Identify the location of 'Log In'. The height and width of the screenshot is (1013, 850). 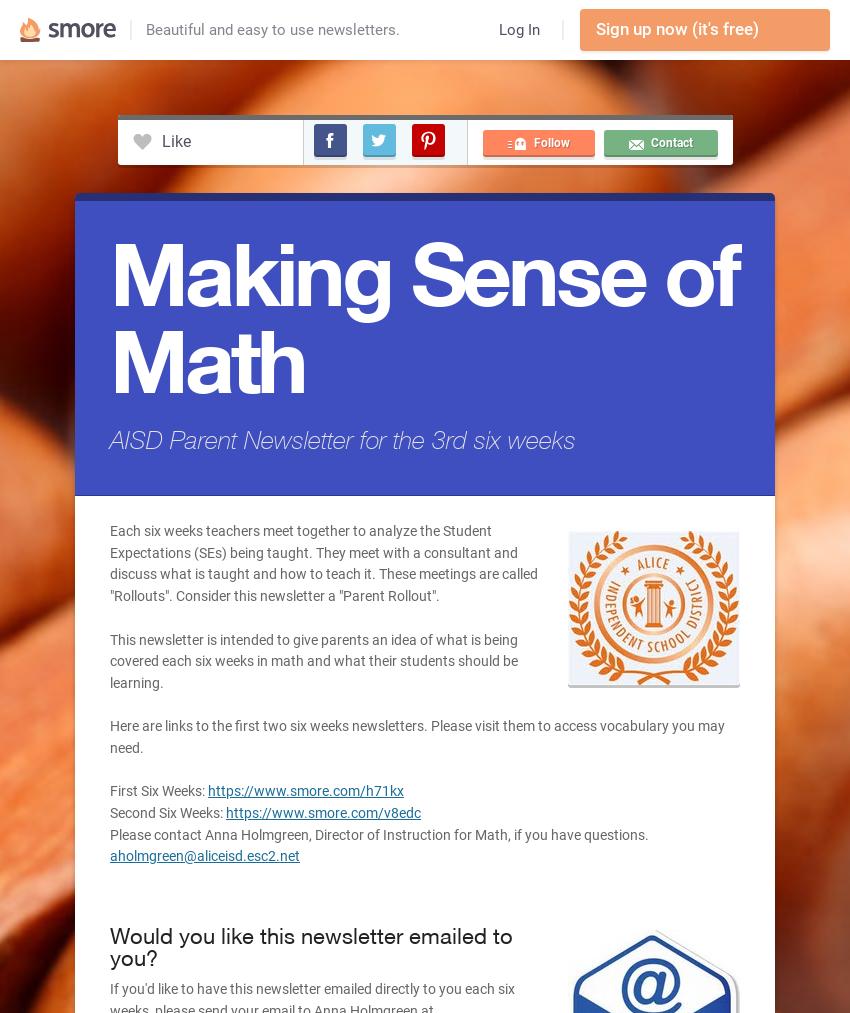
(518, 28).